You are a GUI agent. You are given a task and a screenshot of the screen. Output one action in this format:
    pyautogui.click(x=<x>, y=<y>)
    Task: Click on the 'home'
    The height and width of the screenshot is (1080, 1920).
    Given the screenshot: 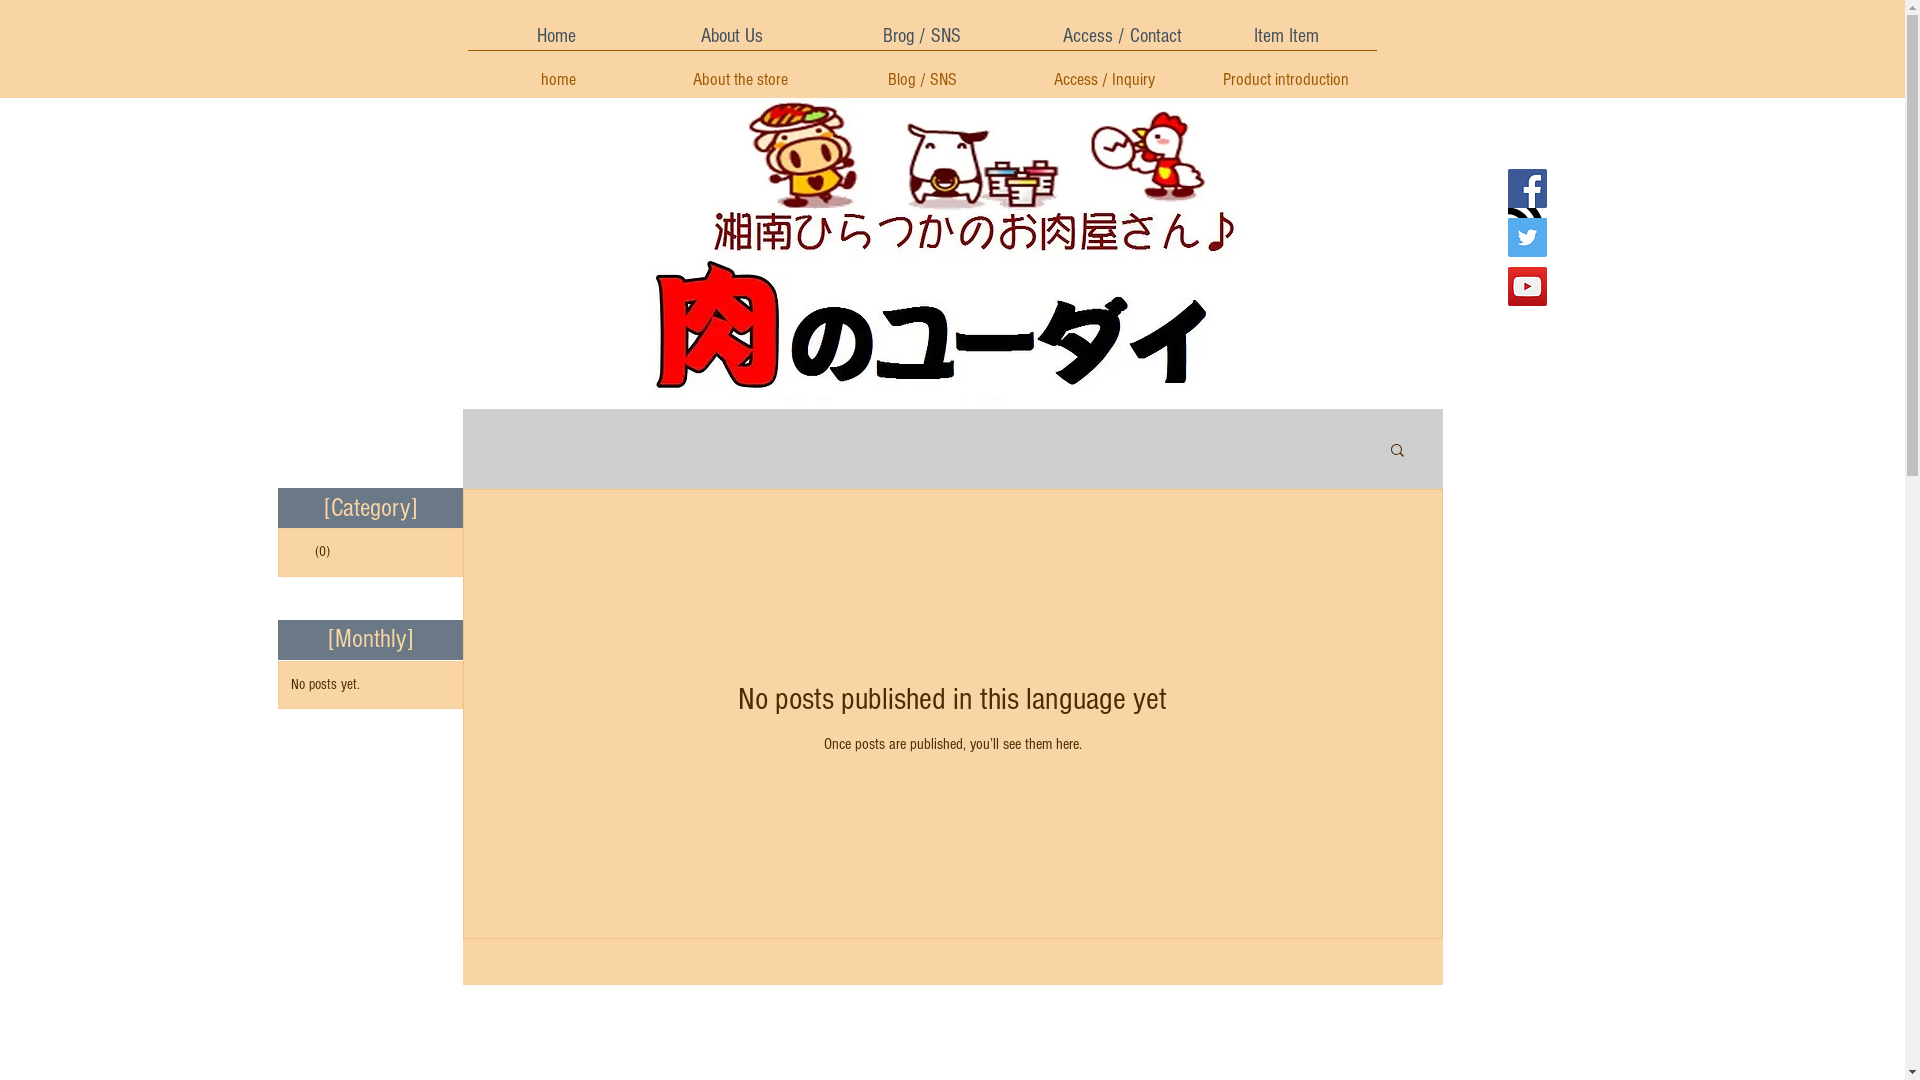 What is the action you would take?
    pyautogui.click(x=558, y=69)
    